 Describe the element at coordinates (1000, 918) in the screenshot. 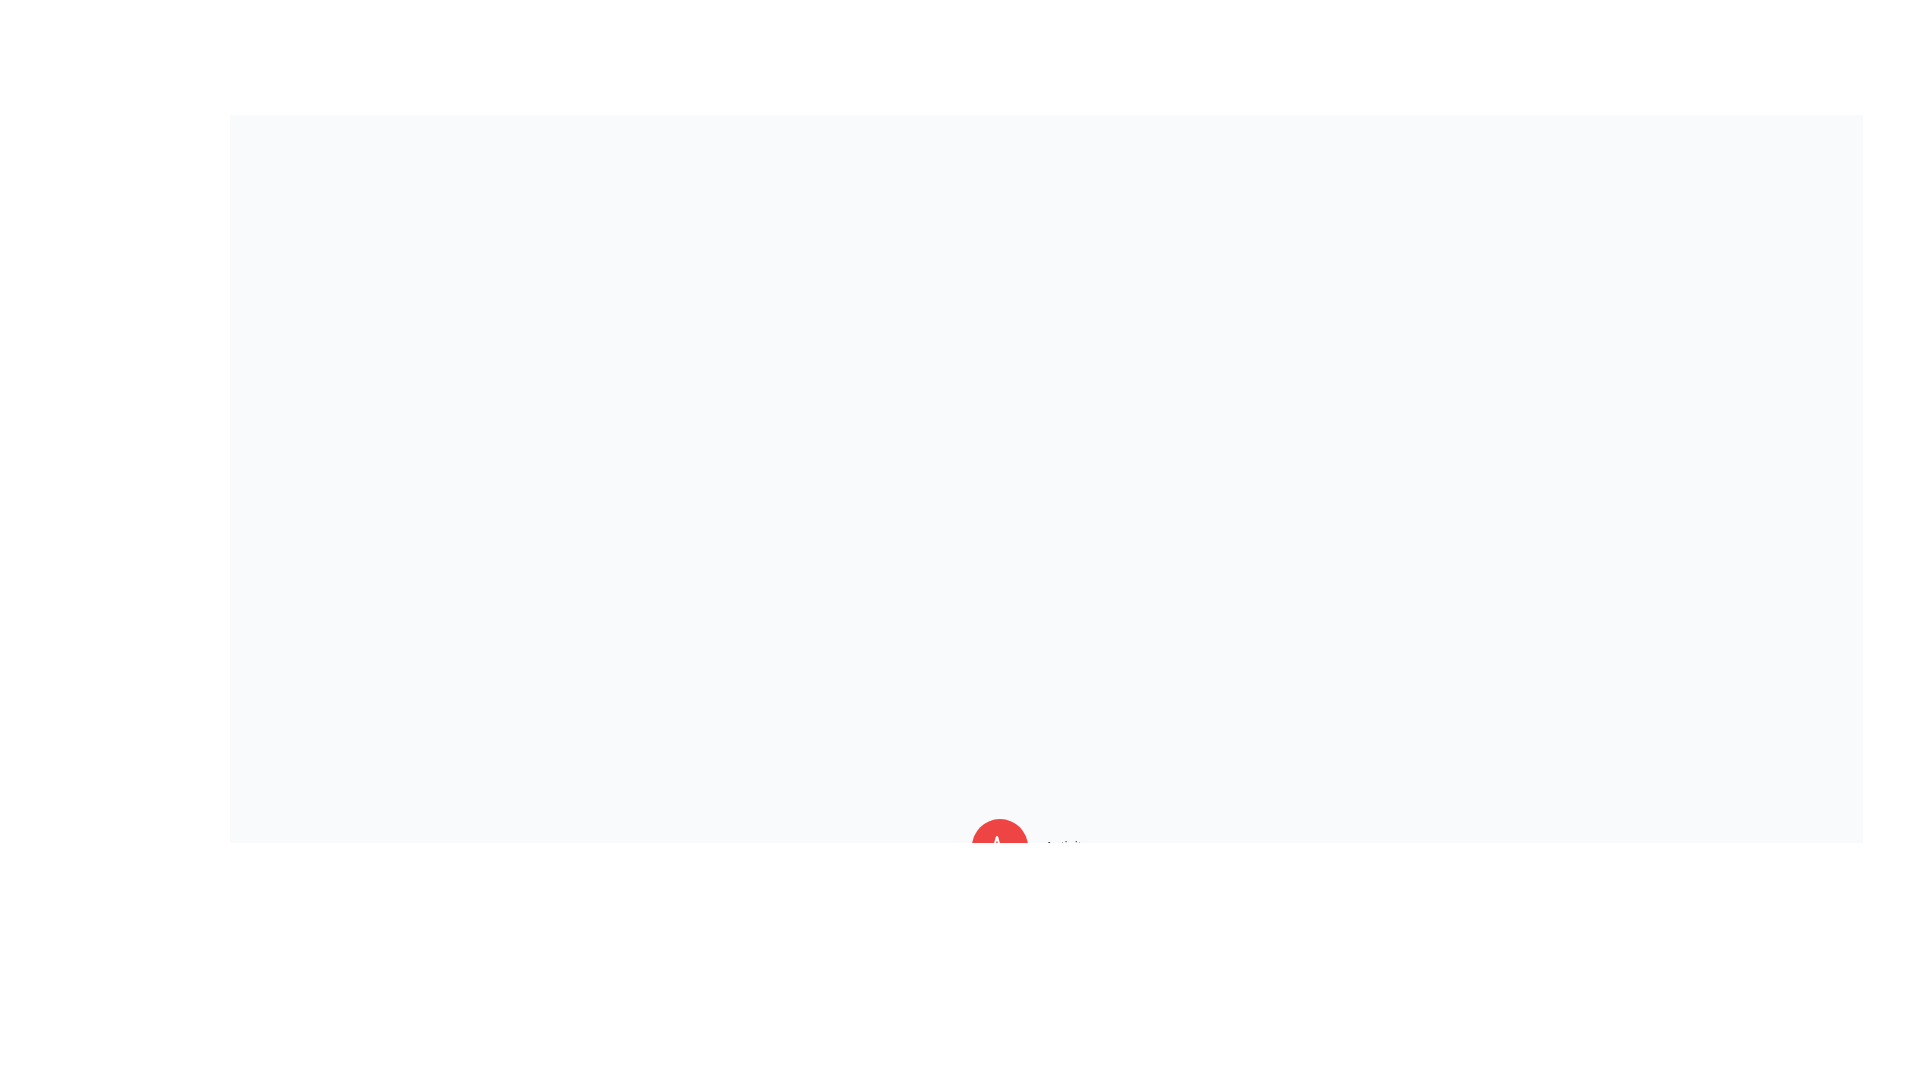

I see `the button corresponding to Notifications to observe its tooltip or label` at that location.